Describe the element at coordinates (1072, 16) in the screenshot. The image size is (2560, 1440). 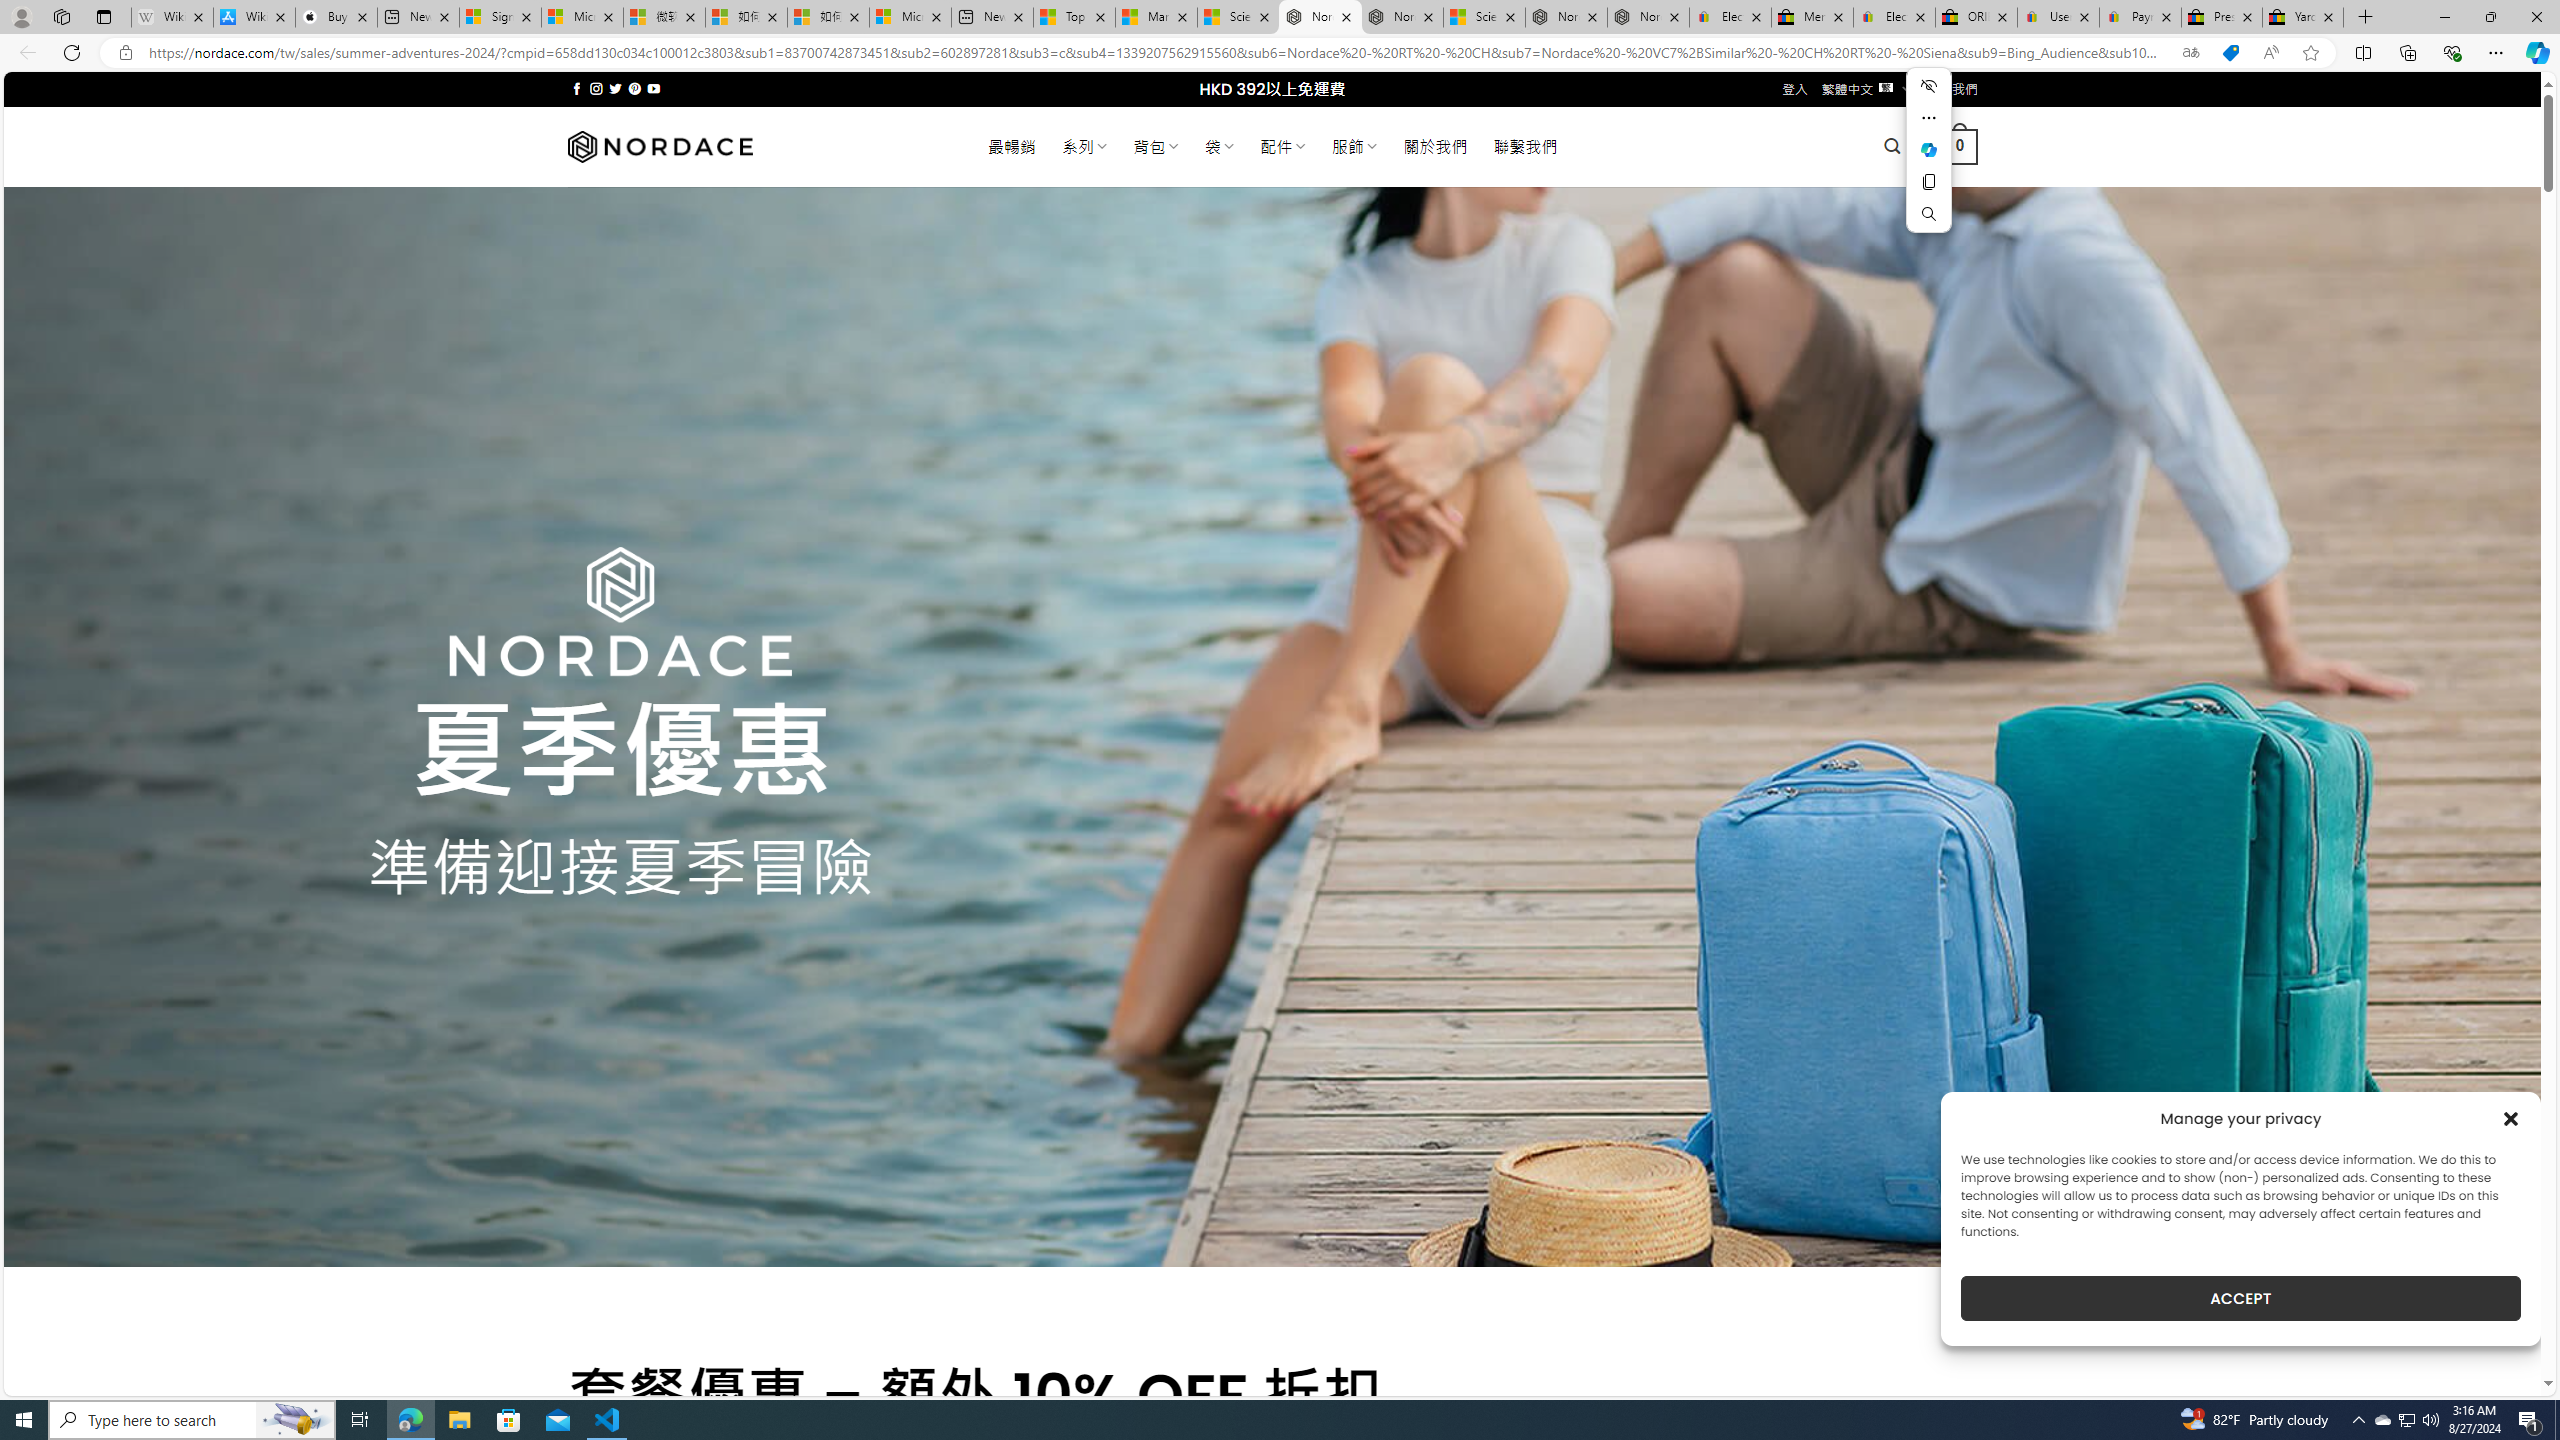
I see `'Top Stories - MSN'` at that location.